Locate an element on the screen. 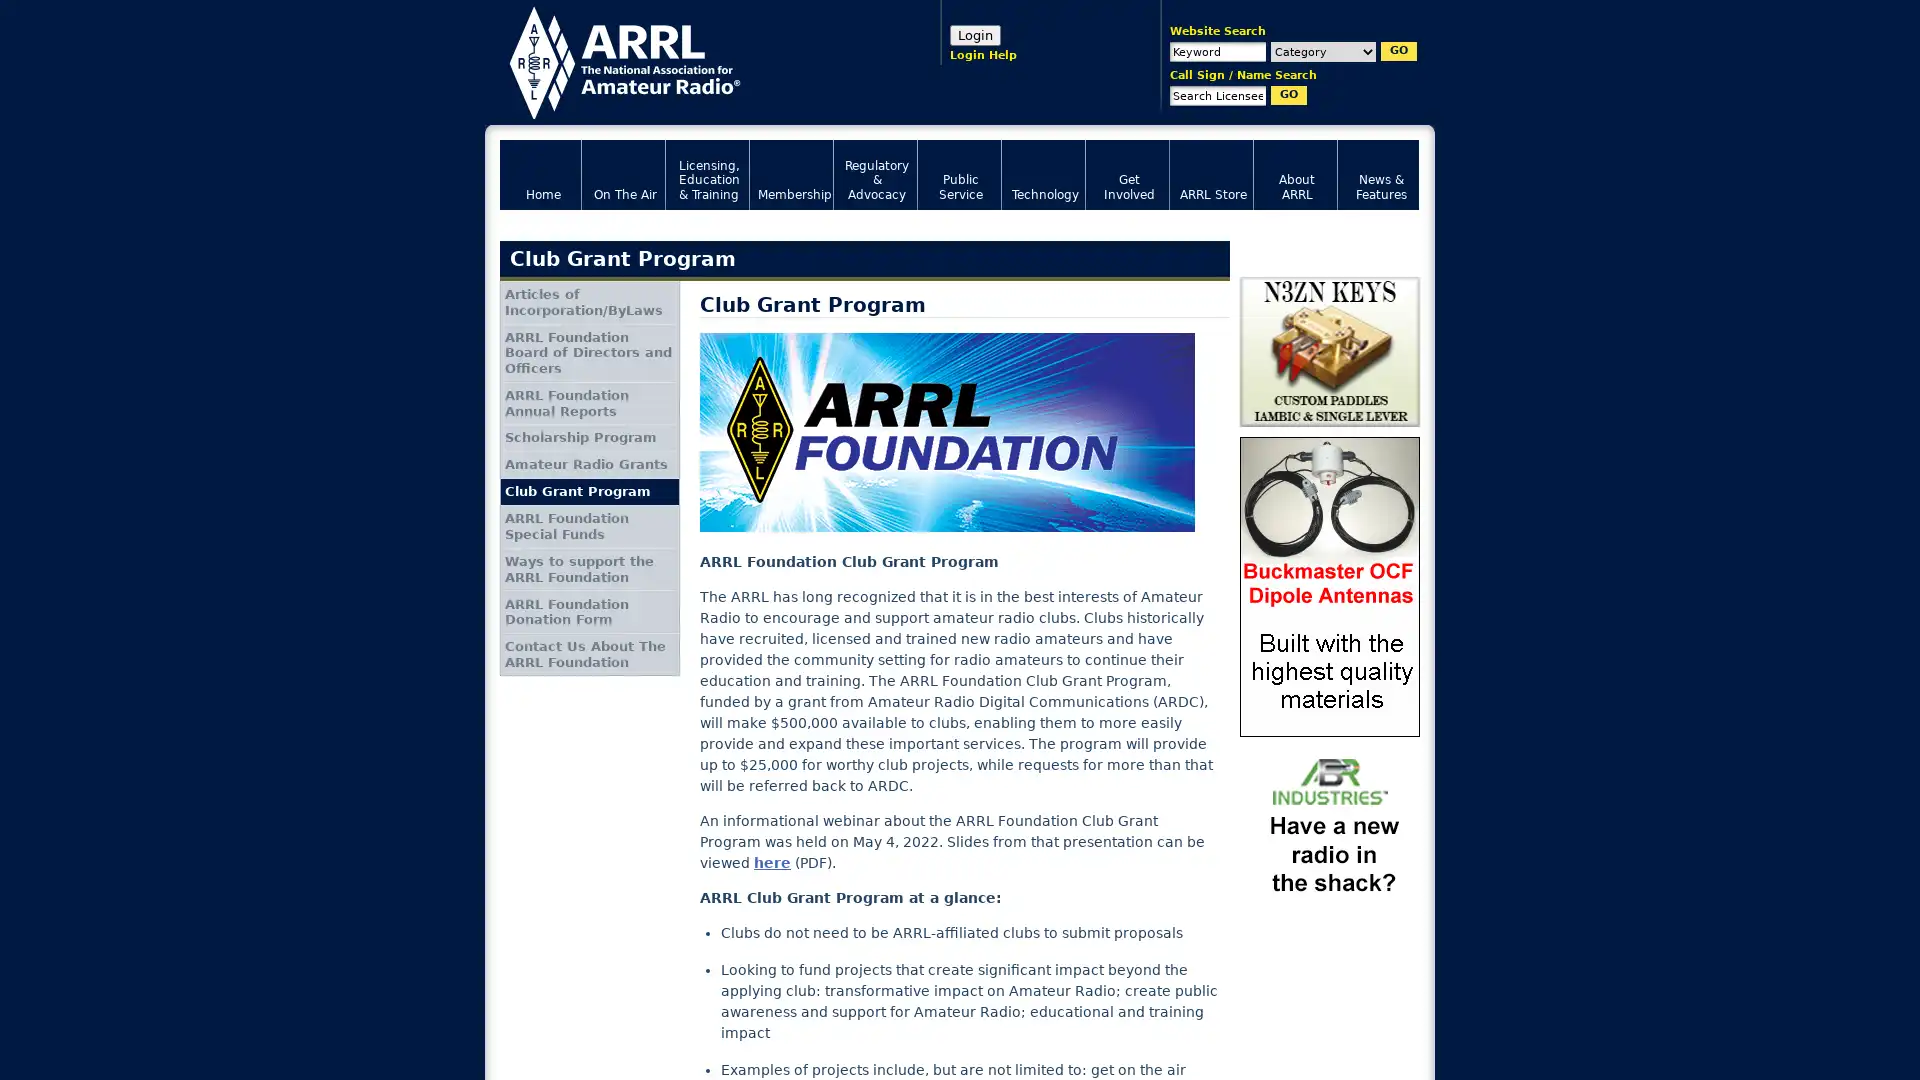 The width and height of the screenshot is (1920, 1080). Login is located at coordinates (975, 35).